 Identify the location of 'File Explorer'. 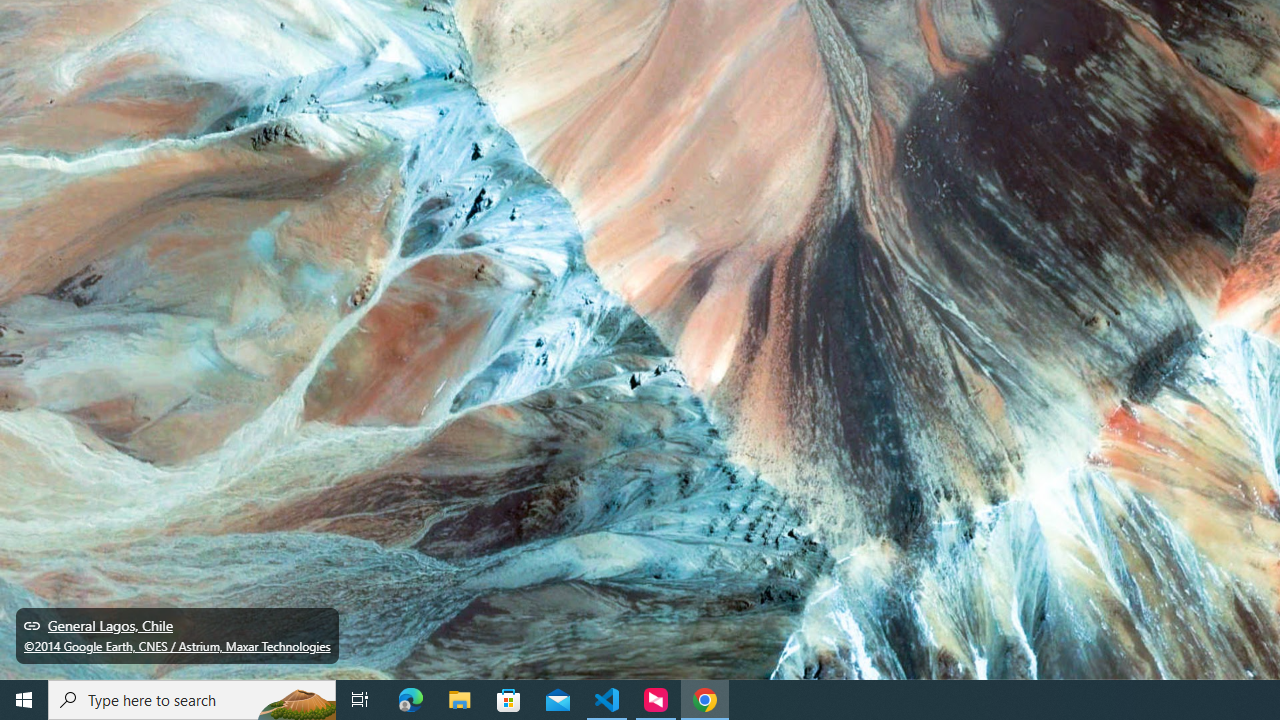
(459, 698).